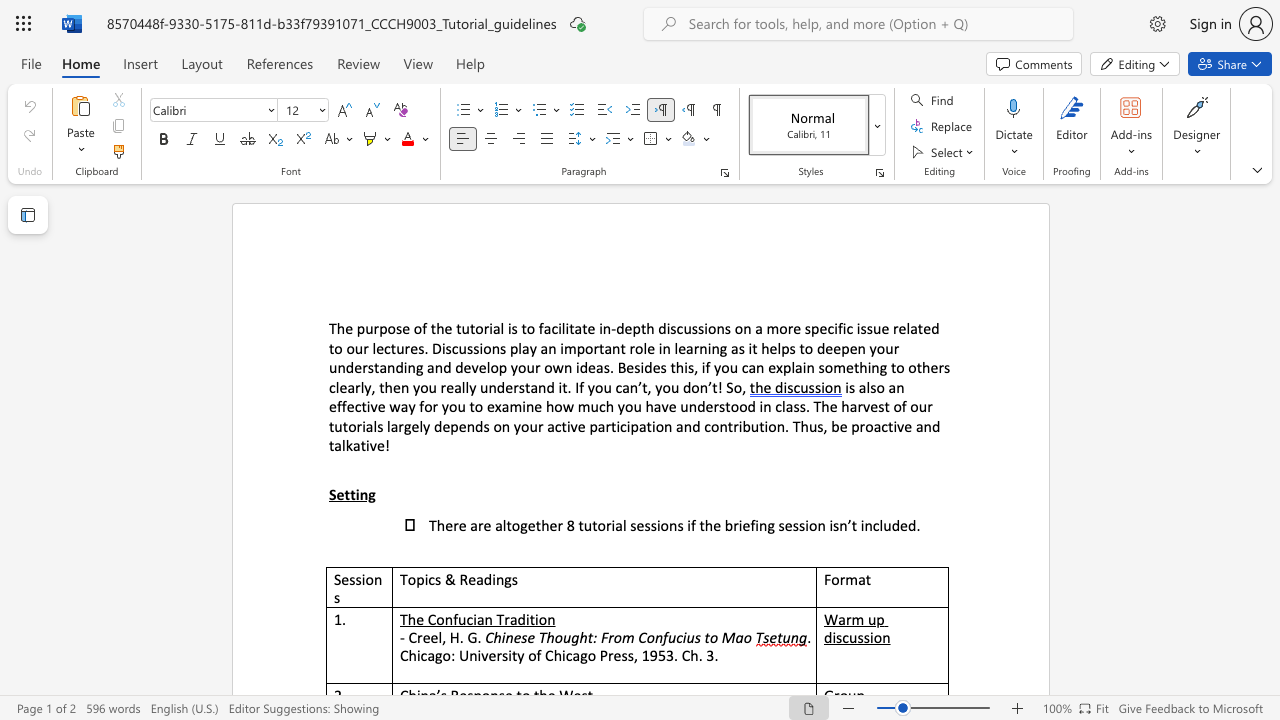  What do you see at coordinates (362, 367) in the screenshot?
I see `the subset text "rstanding and develop your own ideas. Besides this, if you can expla" within the text "in learning as it helps to deepen your understanding and develop your own ideas. Besides this, if you can explain something to others clearly, then you really understand it. If you"` at bounding box center [362, 367].